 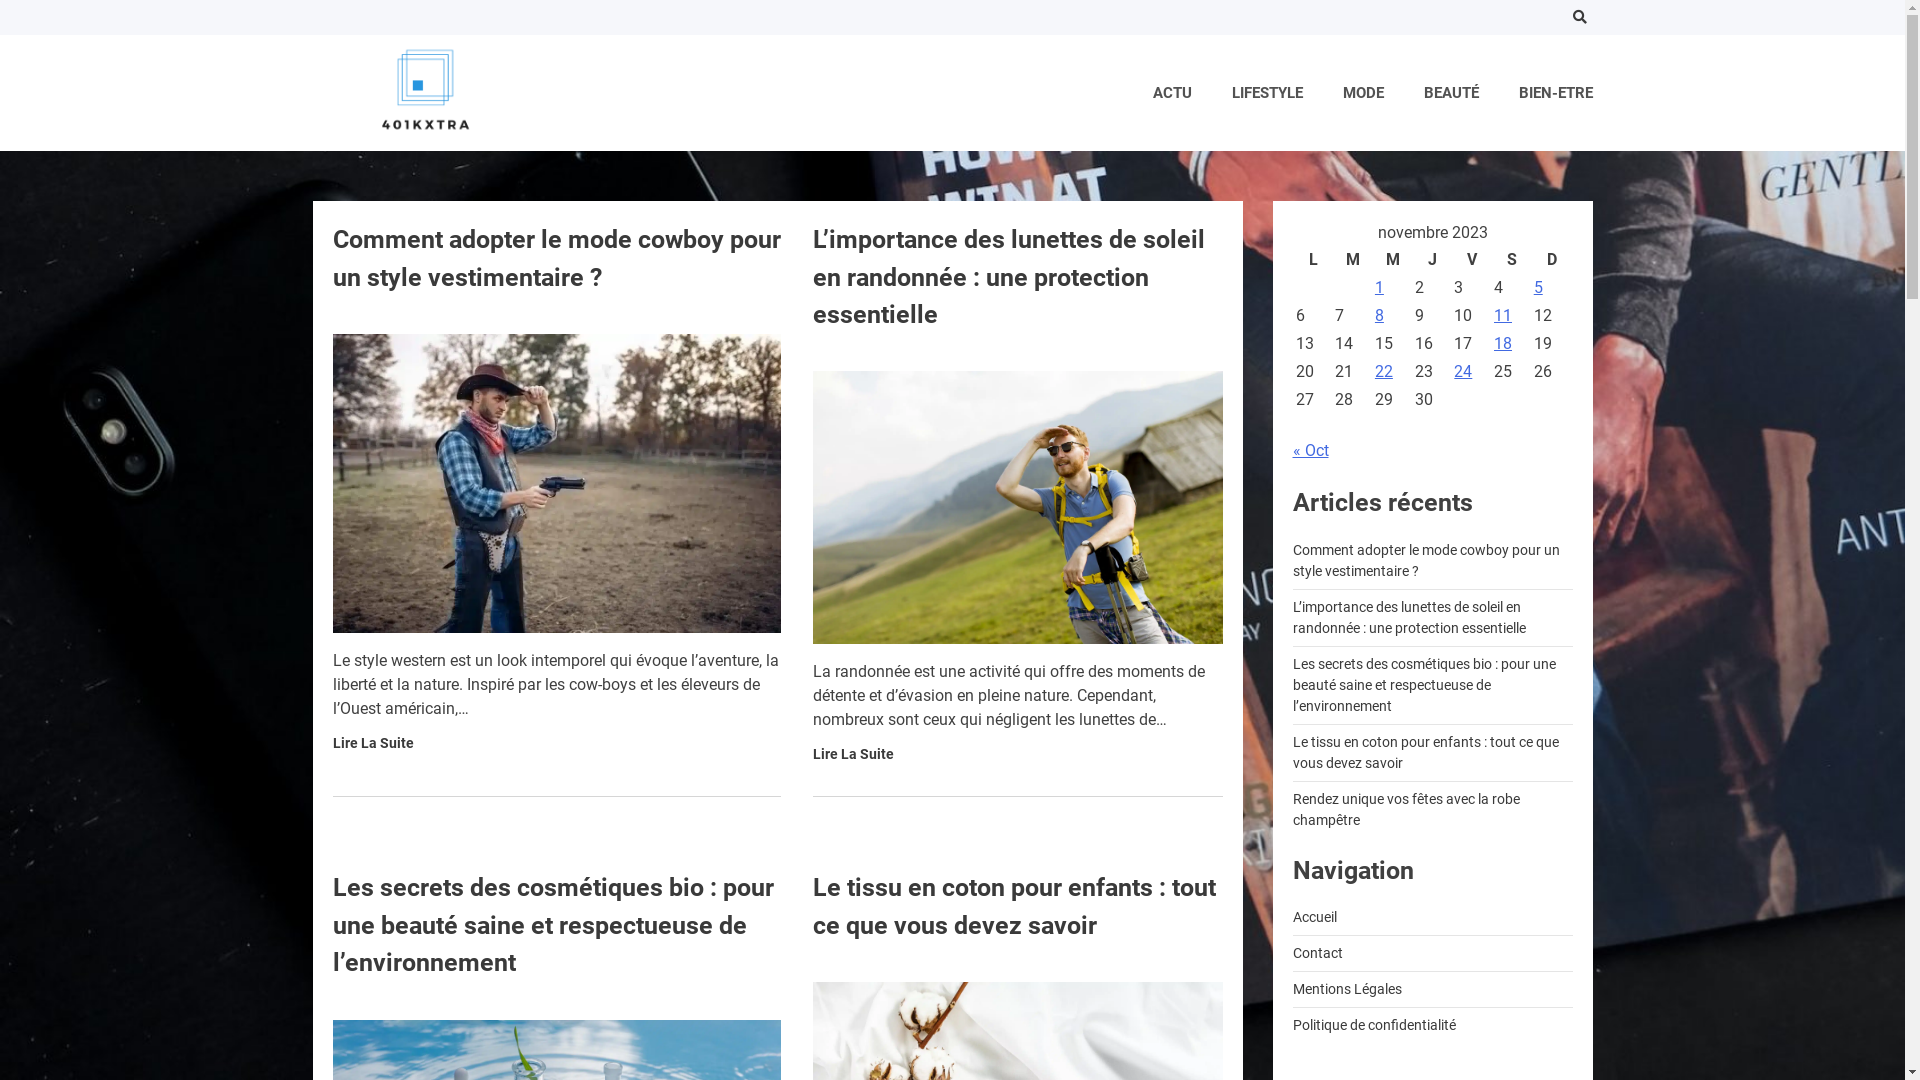 I want to click on '1', so click(x=1378, y=287).